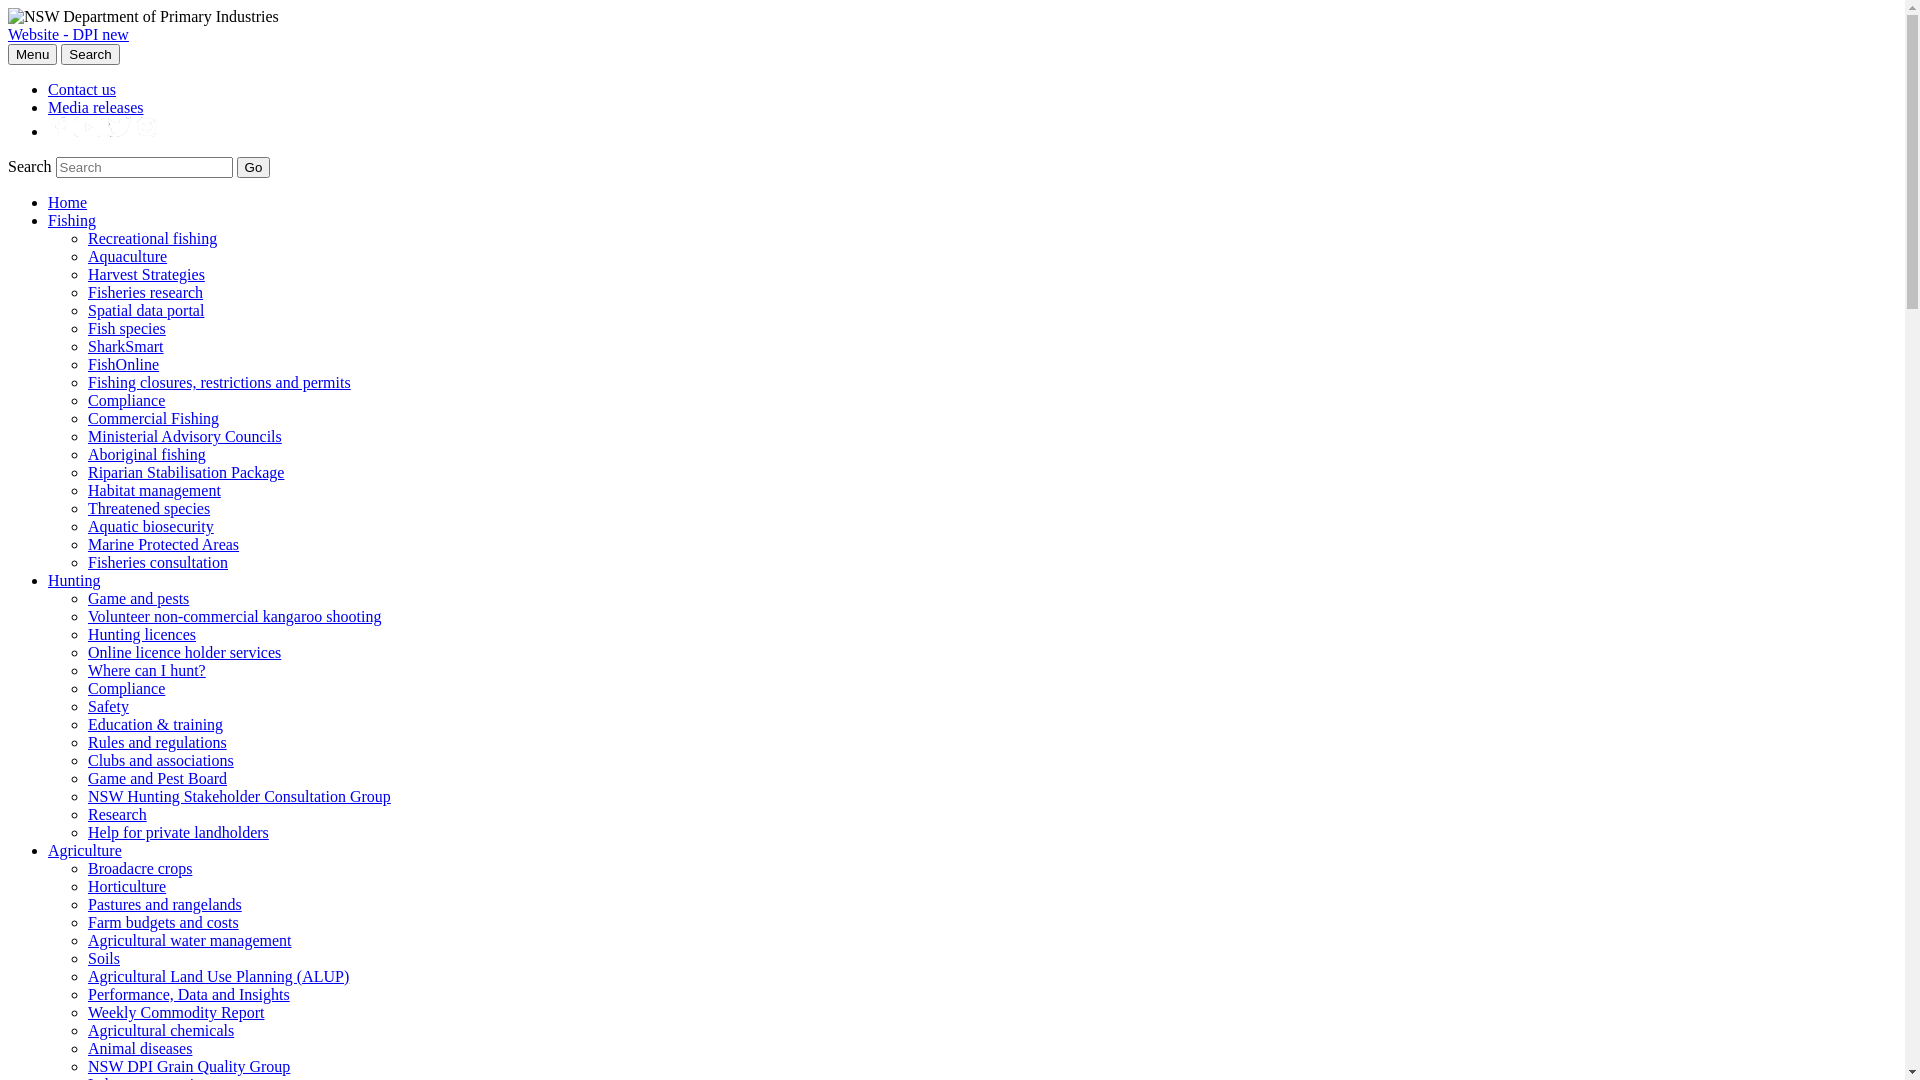 This screenshot has height=1080, width=1920. What do you see at coordinates (86, 507) in the screenshot?
I see `'Threatened species'` at bounding box center [86, 507].